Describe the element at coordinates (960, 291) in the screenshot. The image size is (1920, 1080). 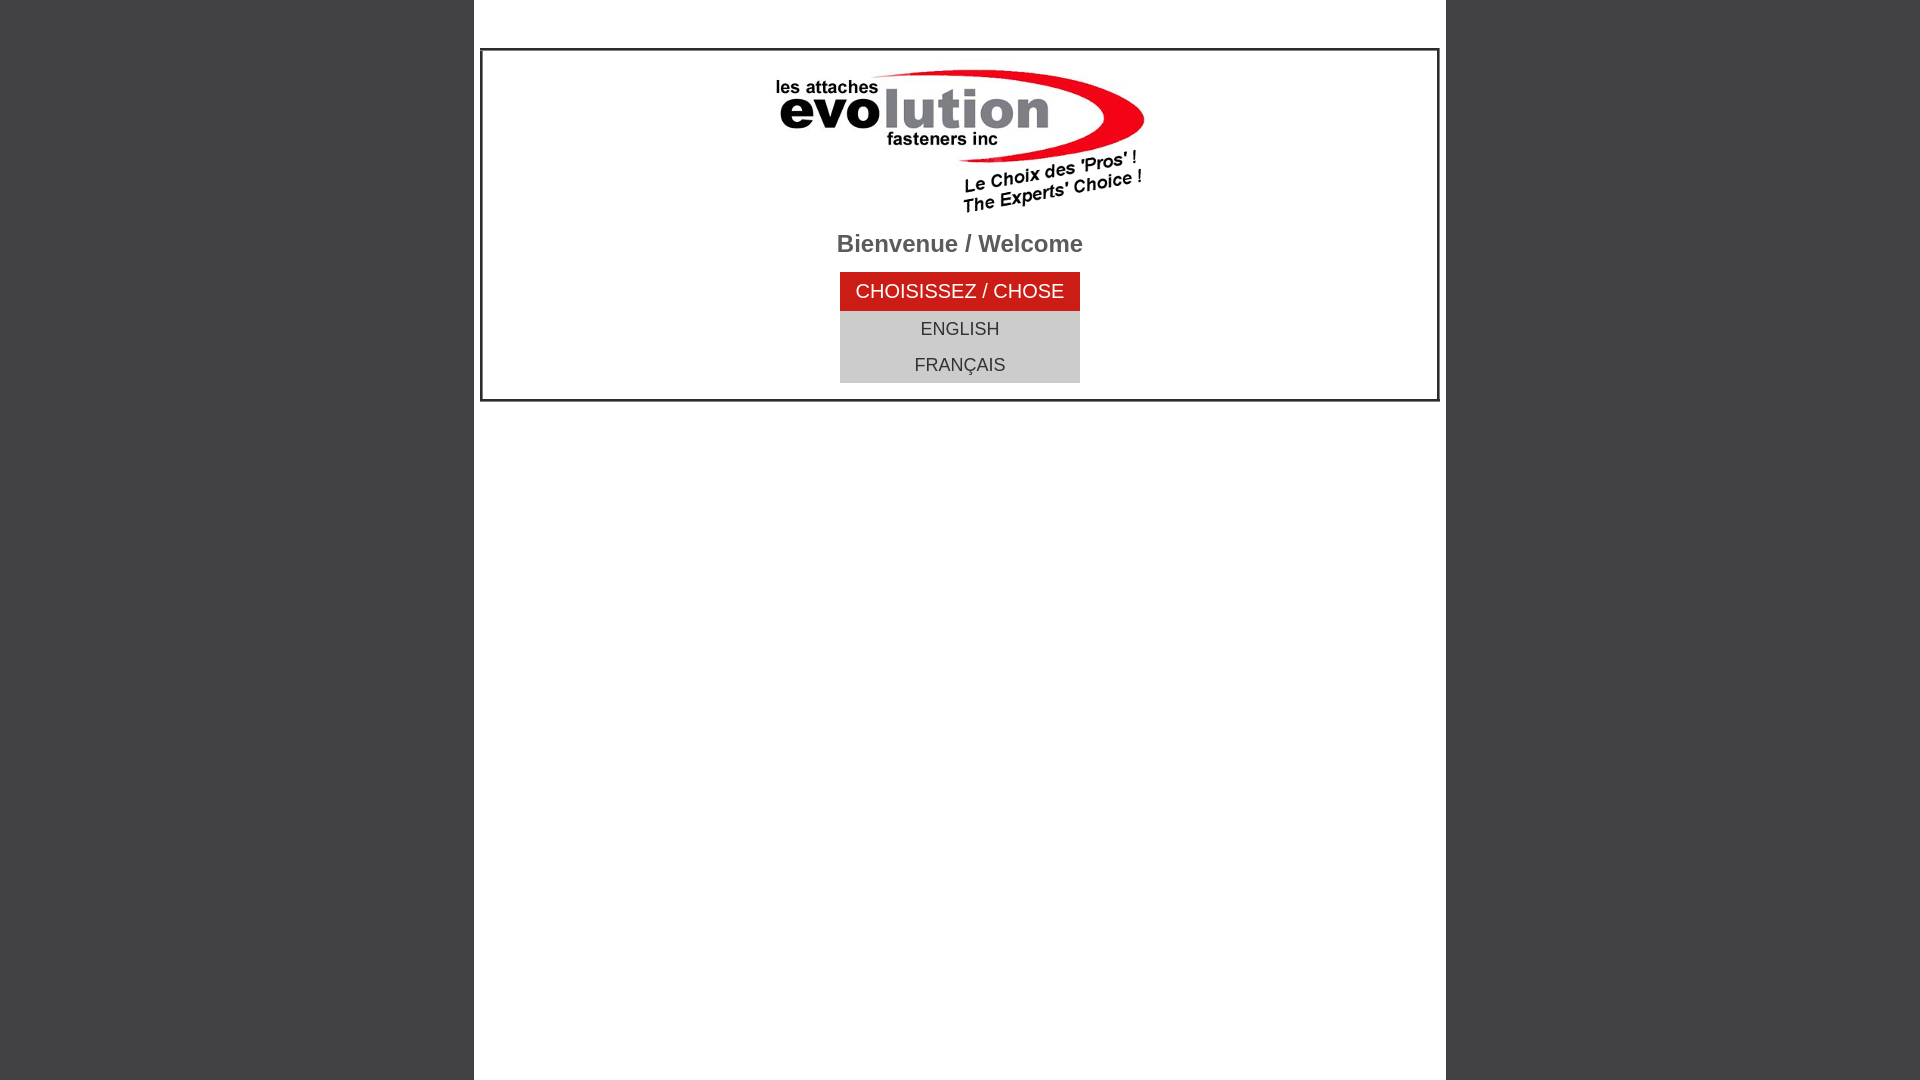
I see `'CHOISISSEZ / CHOSE'` at that location.